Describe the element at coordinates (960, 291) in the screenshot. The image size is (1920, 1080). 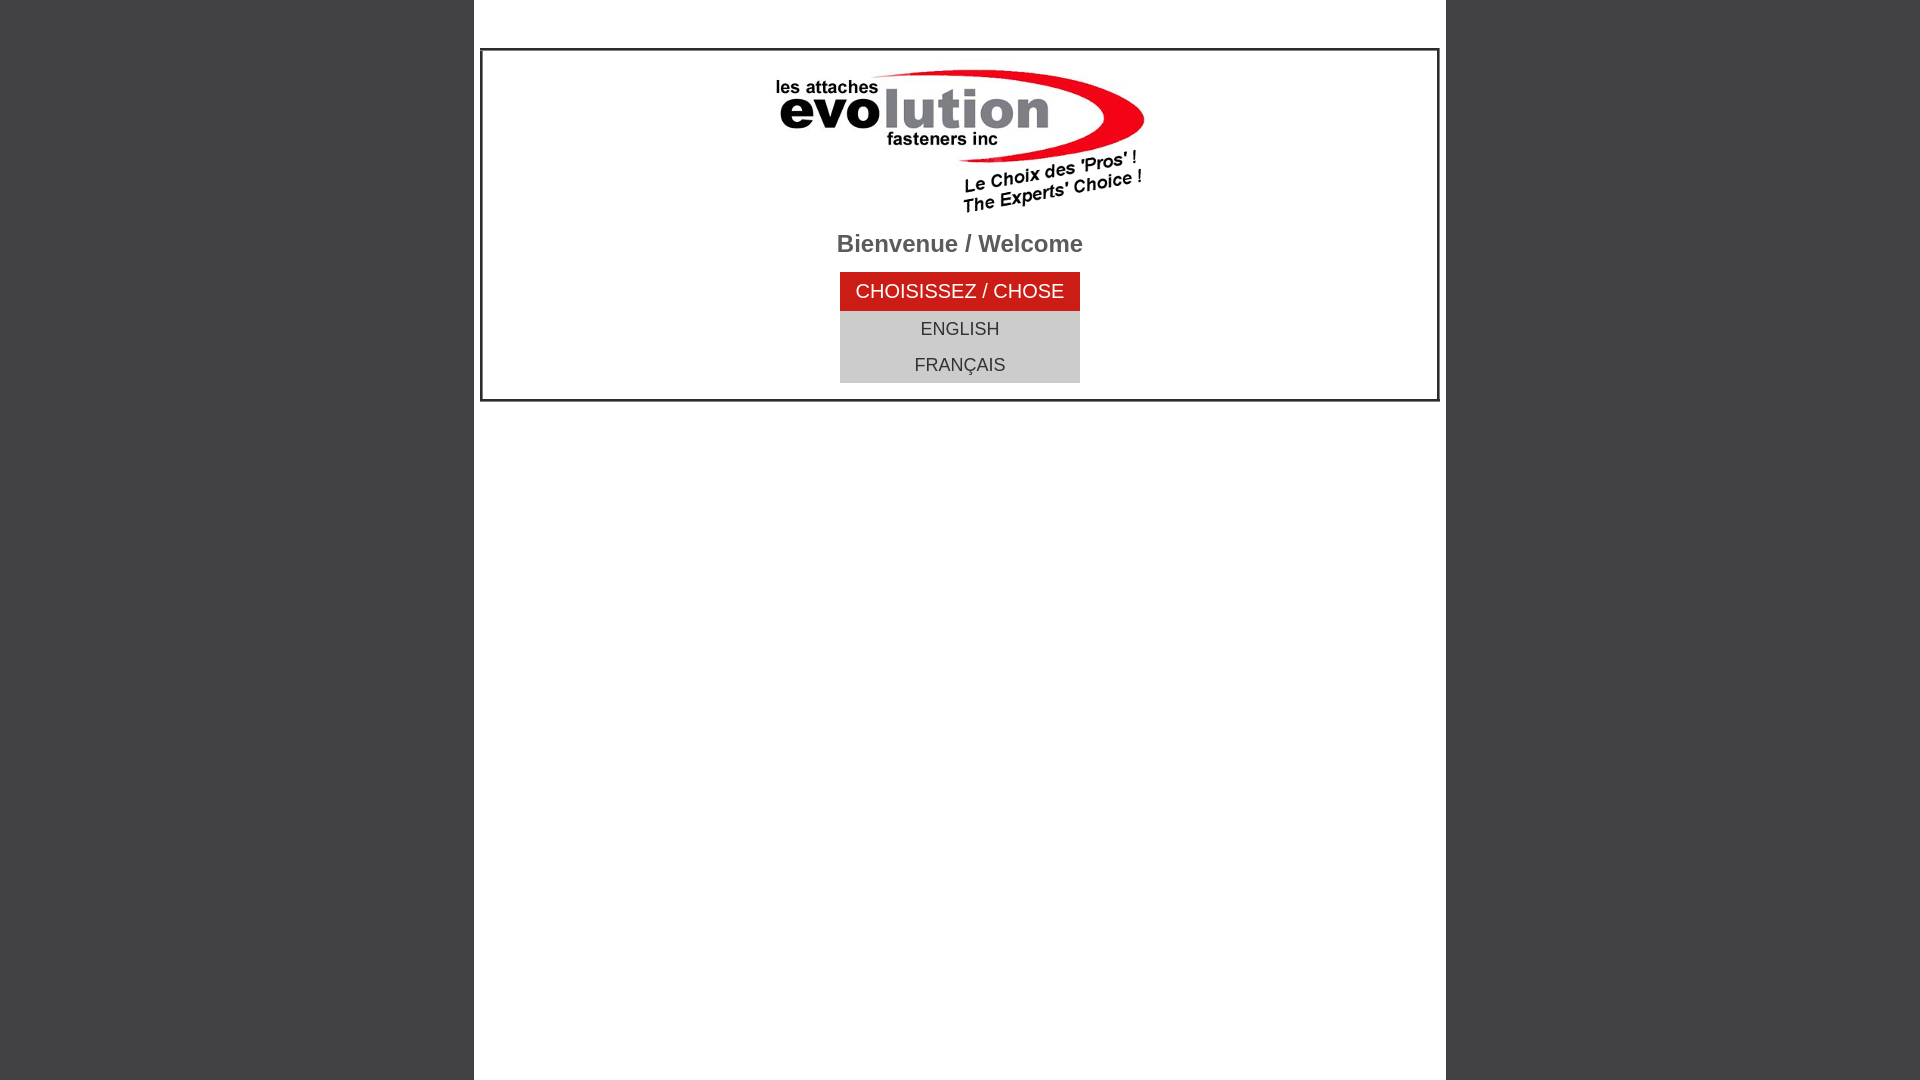
I see `'CHOISISSEZ / CHOSE'` at that location.